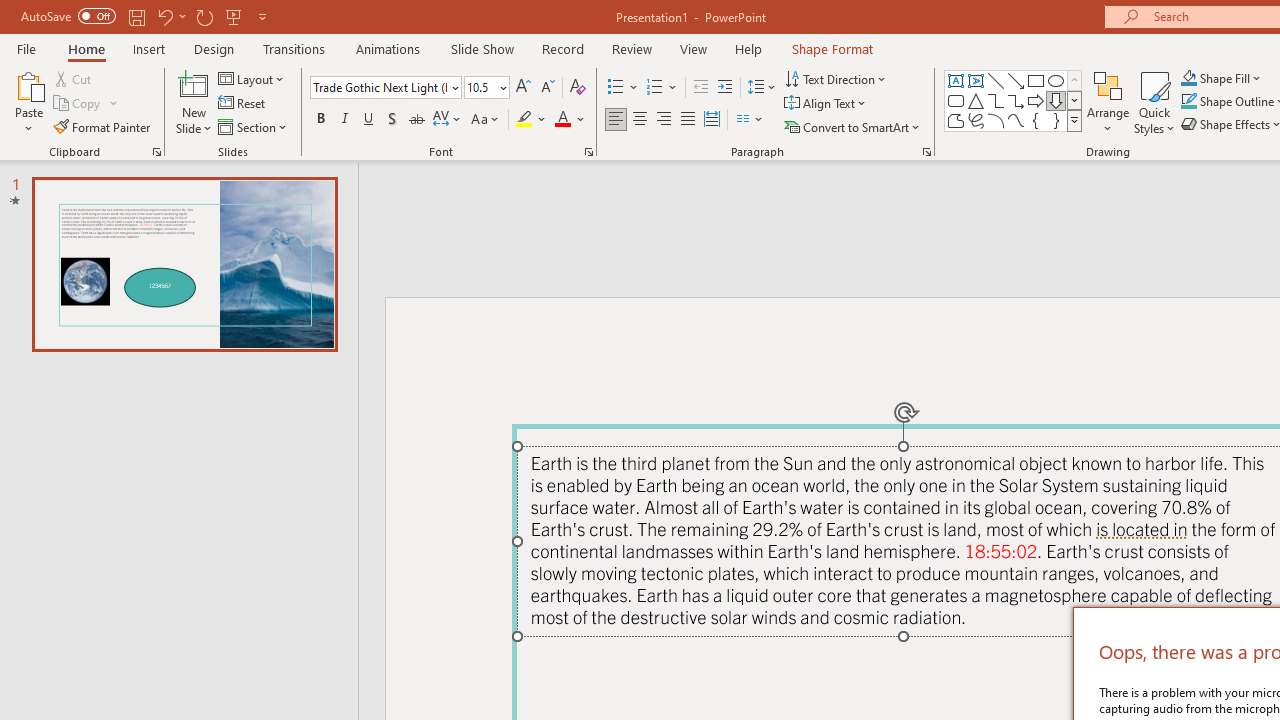 The image size is (1280, 720). Describe the element at coordinates (700, 86) in the screenshot. I see `'Decrease Indent'` at that location.